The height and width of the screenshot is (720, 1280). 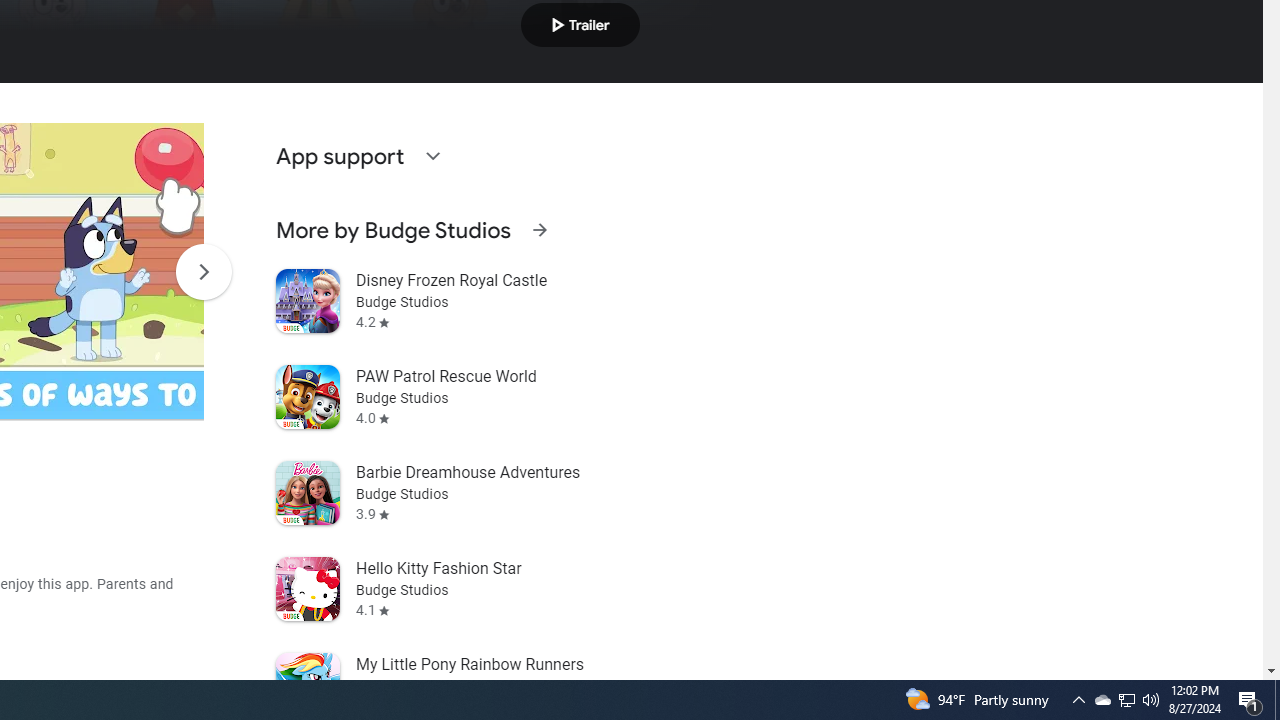 I want to click on 'Expand', so click(x=431, y=154).